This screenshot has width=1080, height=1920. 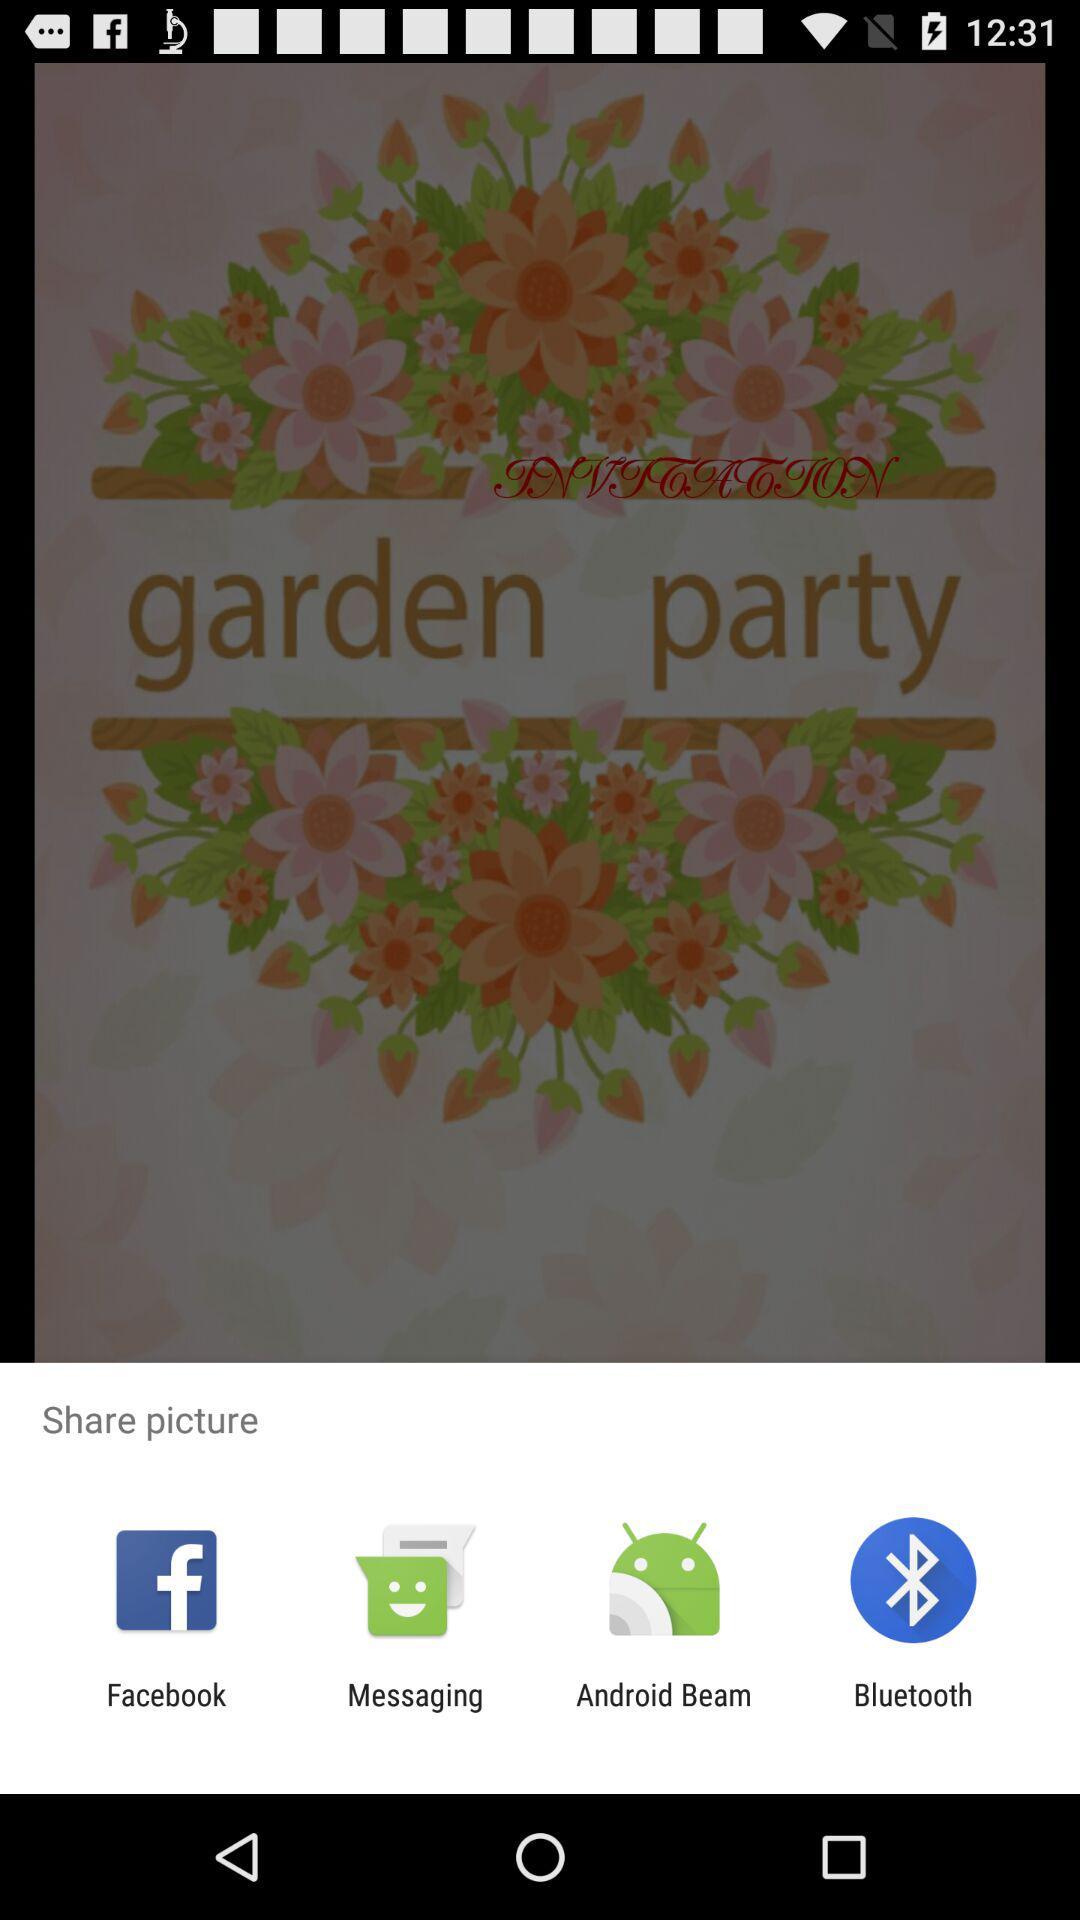 What do you see at coordinates (414, 1711) in the screenshot?
I see `icon to the left of android beam app` at bounding box center [414, 1711].